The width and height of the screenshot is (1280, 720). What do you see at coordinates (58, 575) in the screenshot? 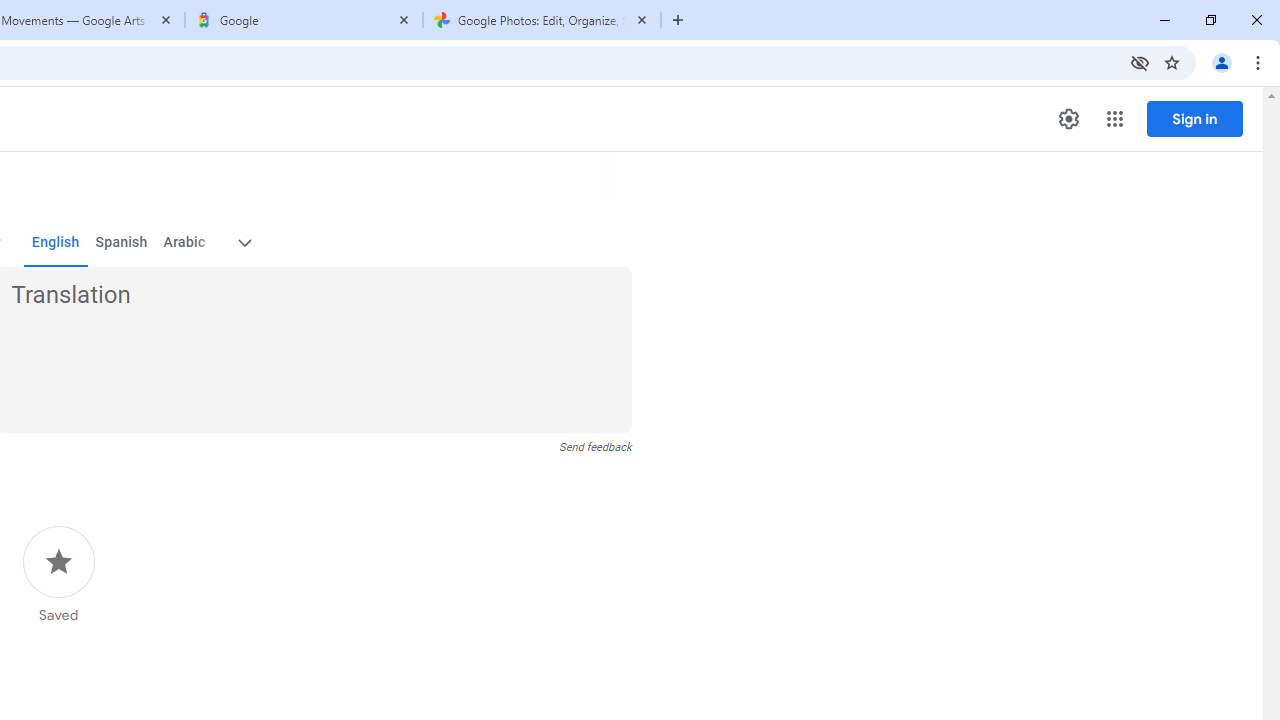
I see `'Saved'` at bounding box center [58, 575].